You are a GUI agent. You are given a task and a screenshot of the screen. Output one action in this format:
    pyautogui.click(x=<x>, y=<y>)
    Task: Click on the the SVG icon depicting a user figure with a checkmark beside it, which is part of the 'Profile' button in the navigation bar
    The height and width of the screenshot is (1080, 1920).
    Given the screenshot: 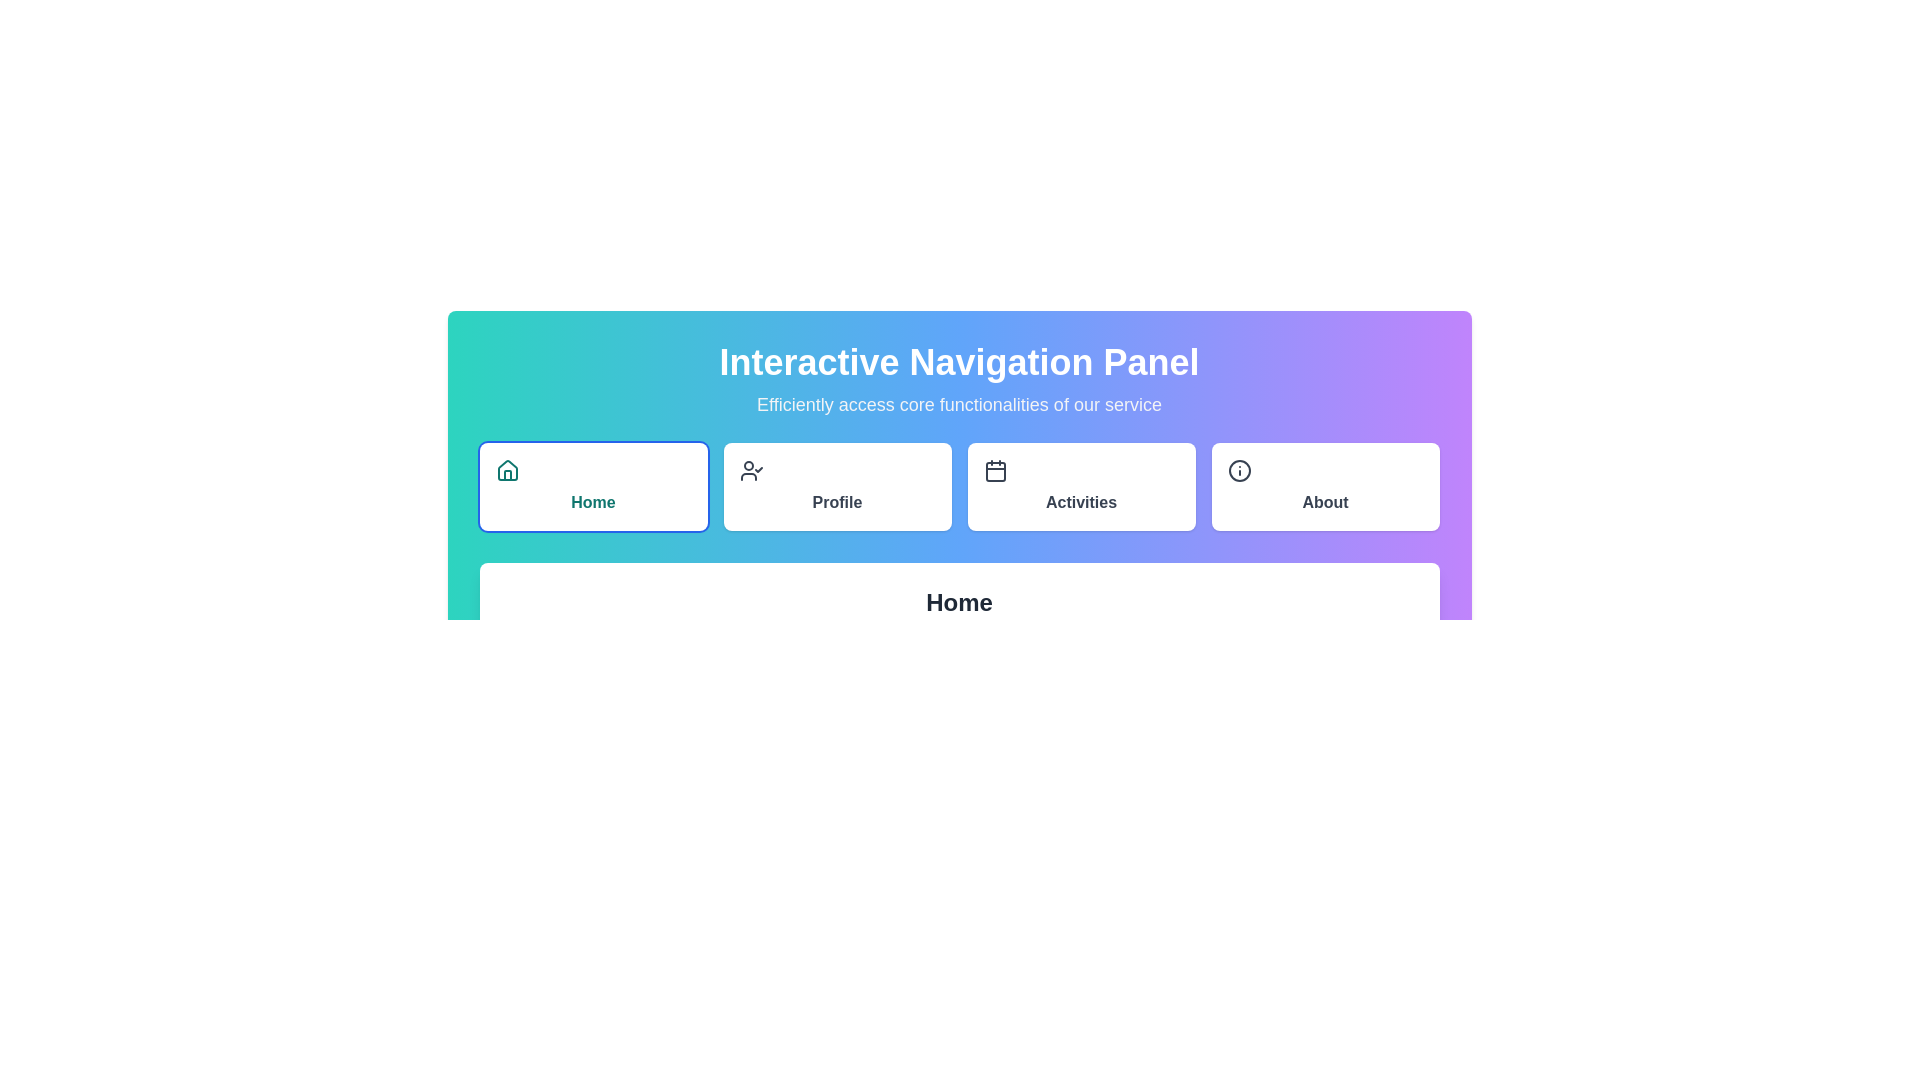 What is the action you would take?
    pyautogui.click(x=750, y=470)
    